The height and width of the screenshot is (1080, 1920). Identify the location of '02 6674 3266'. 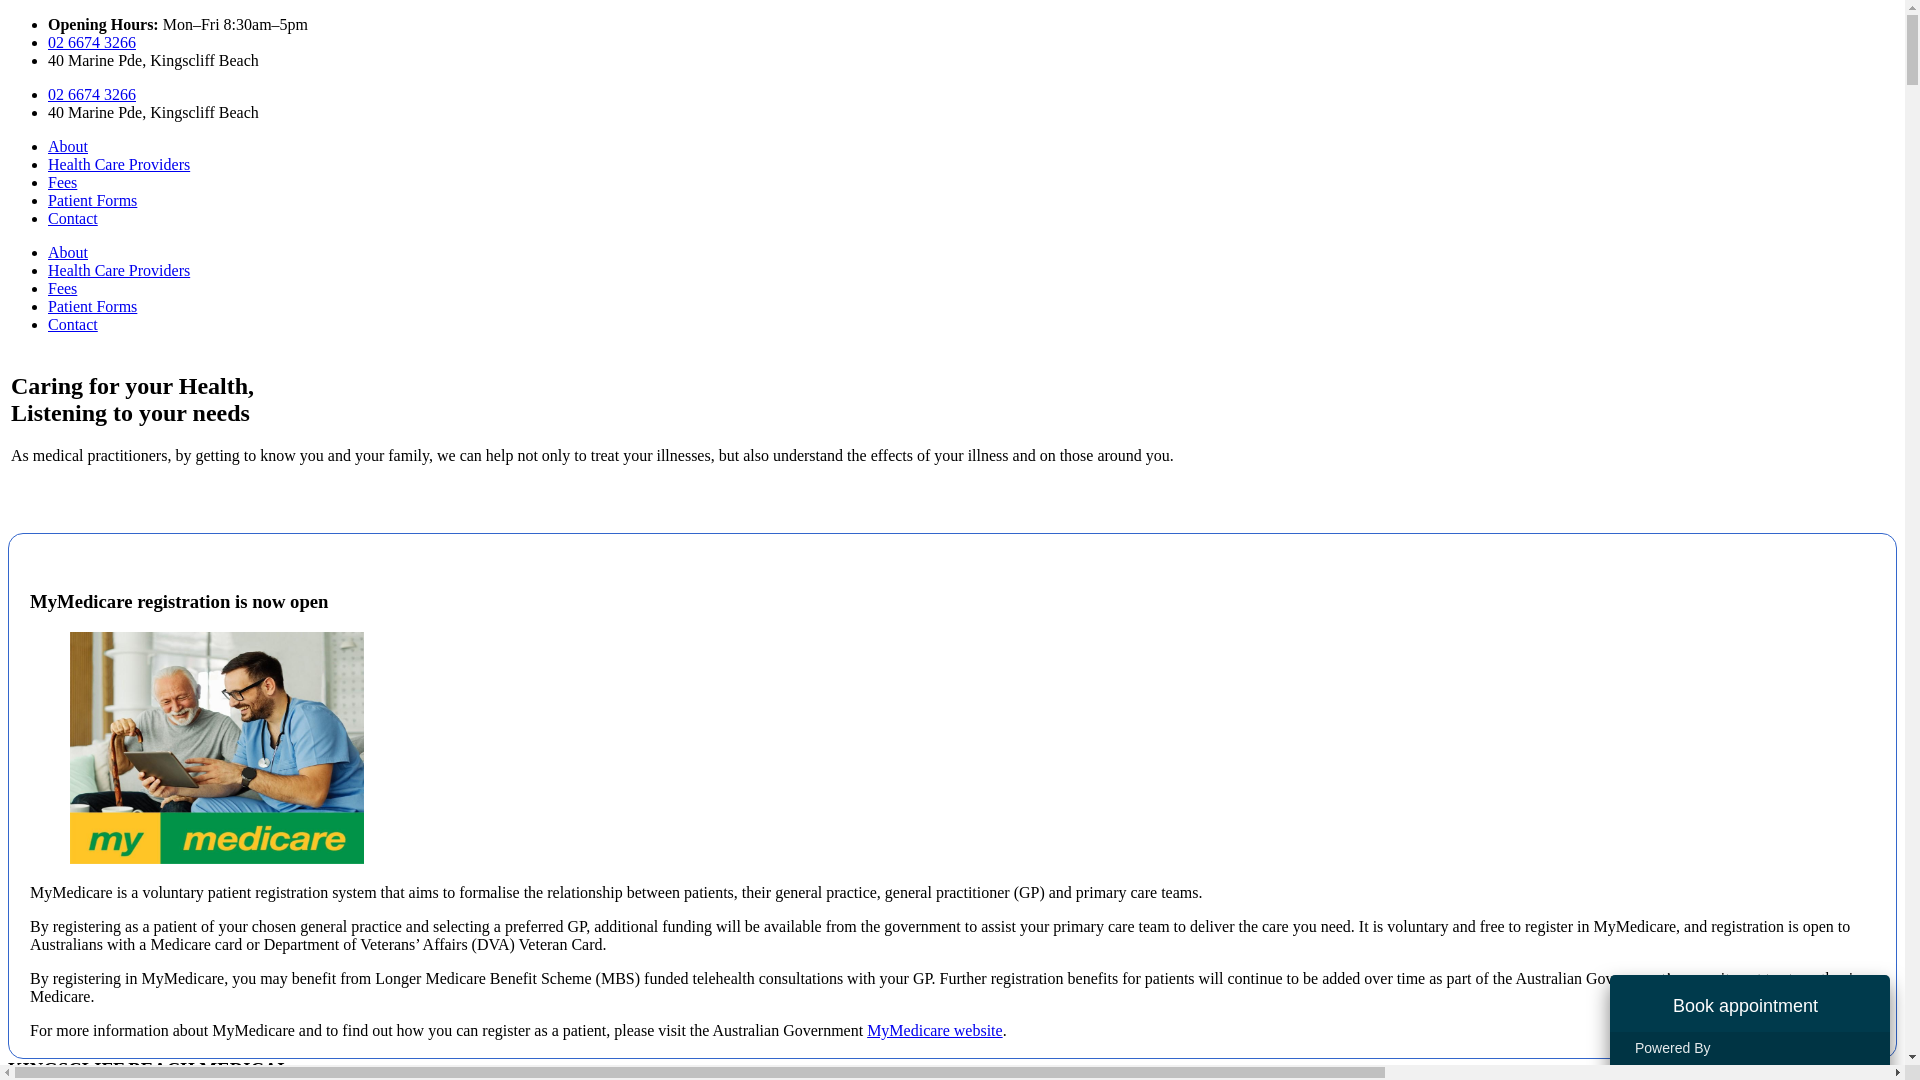
(90, 94).